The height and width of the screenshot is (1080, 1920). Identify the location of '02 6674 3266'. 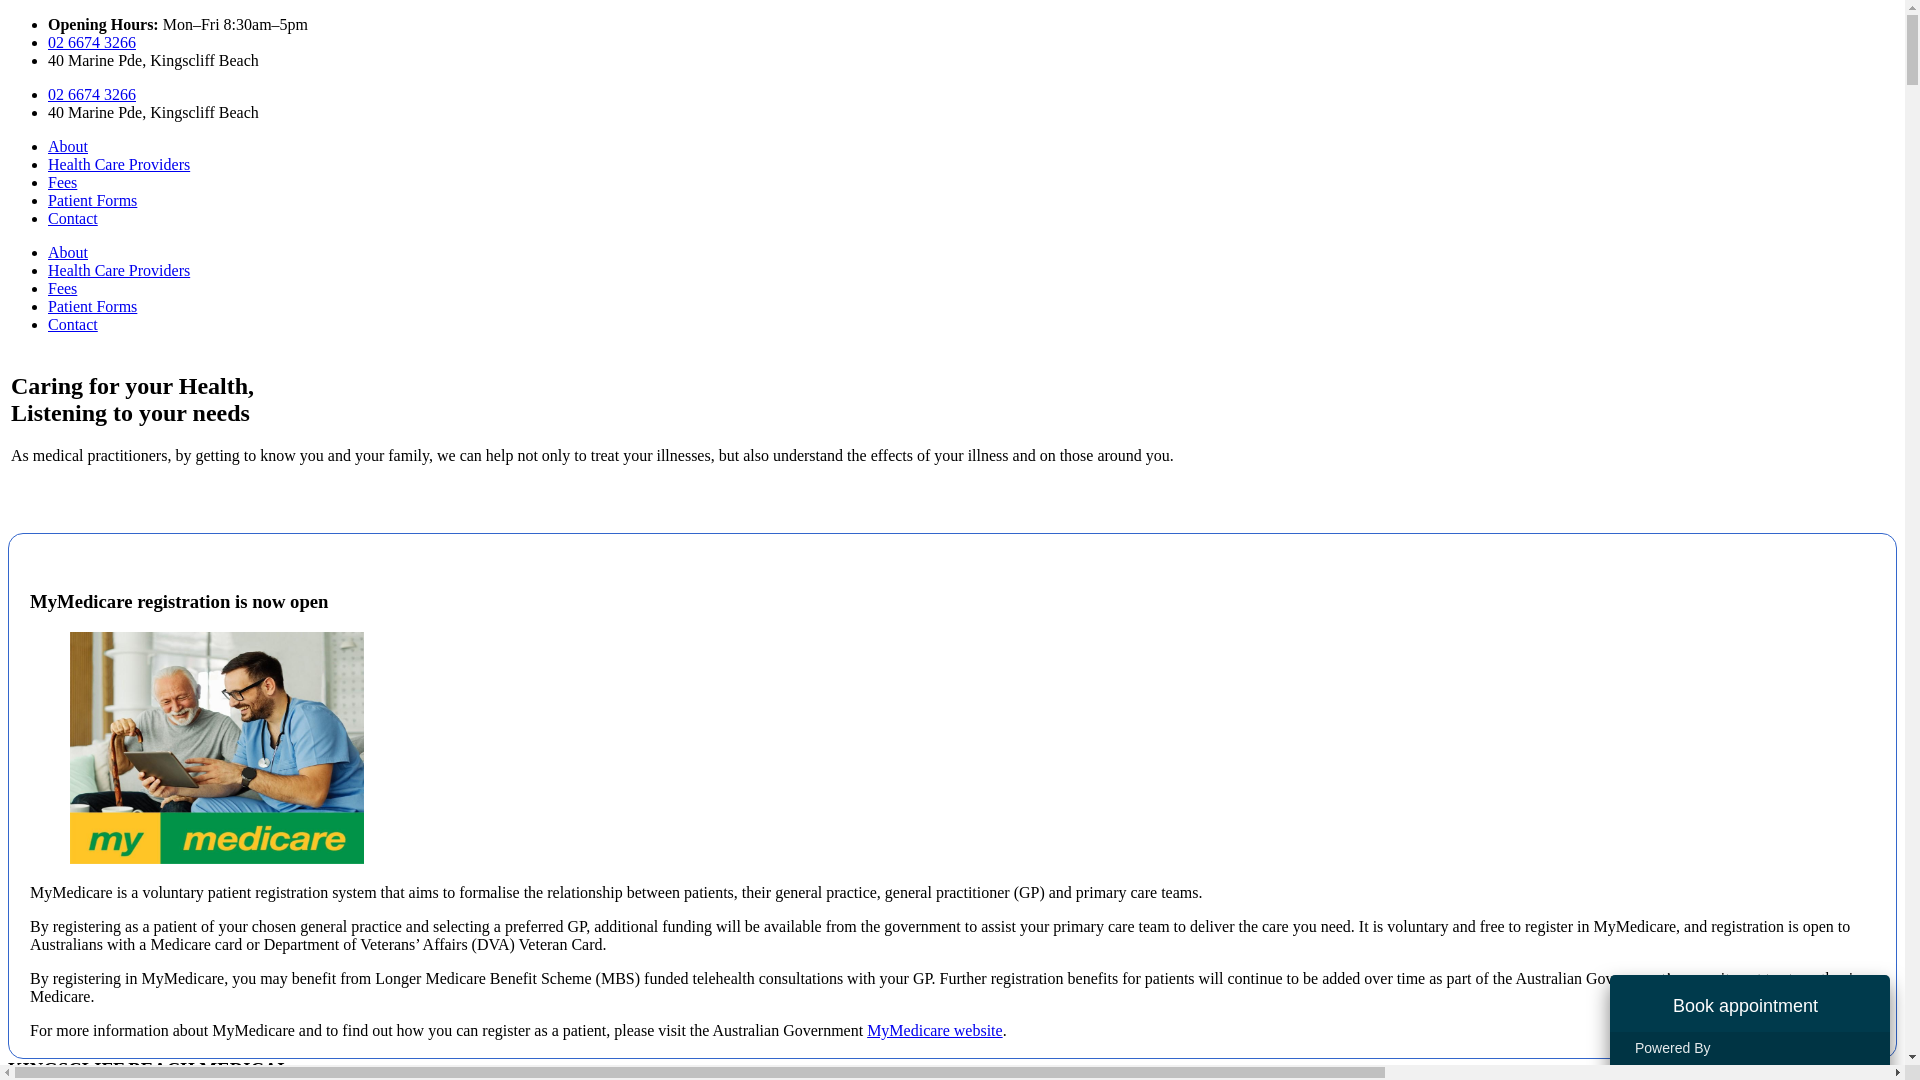
(90, 94).